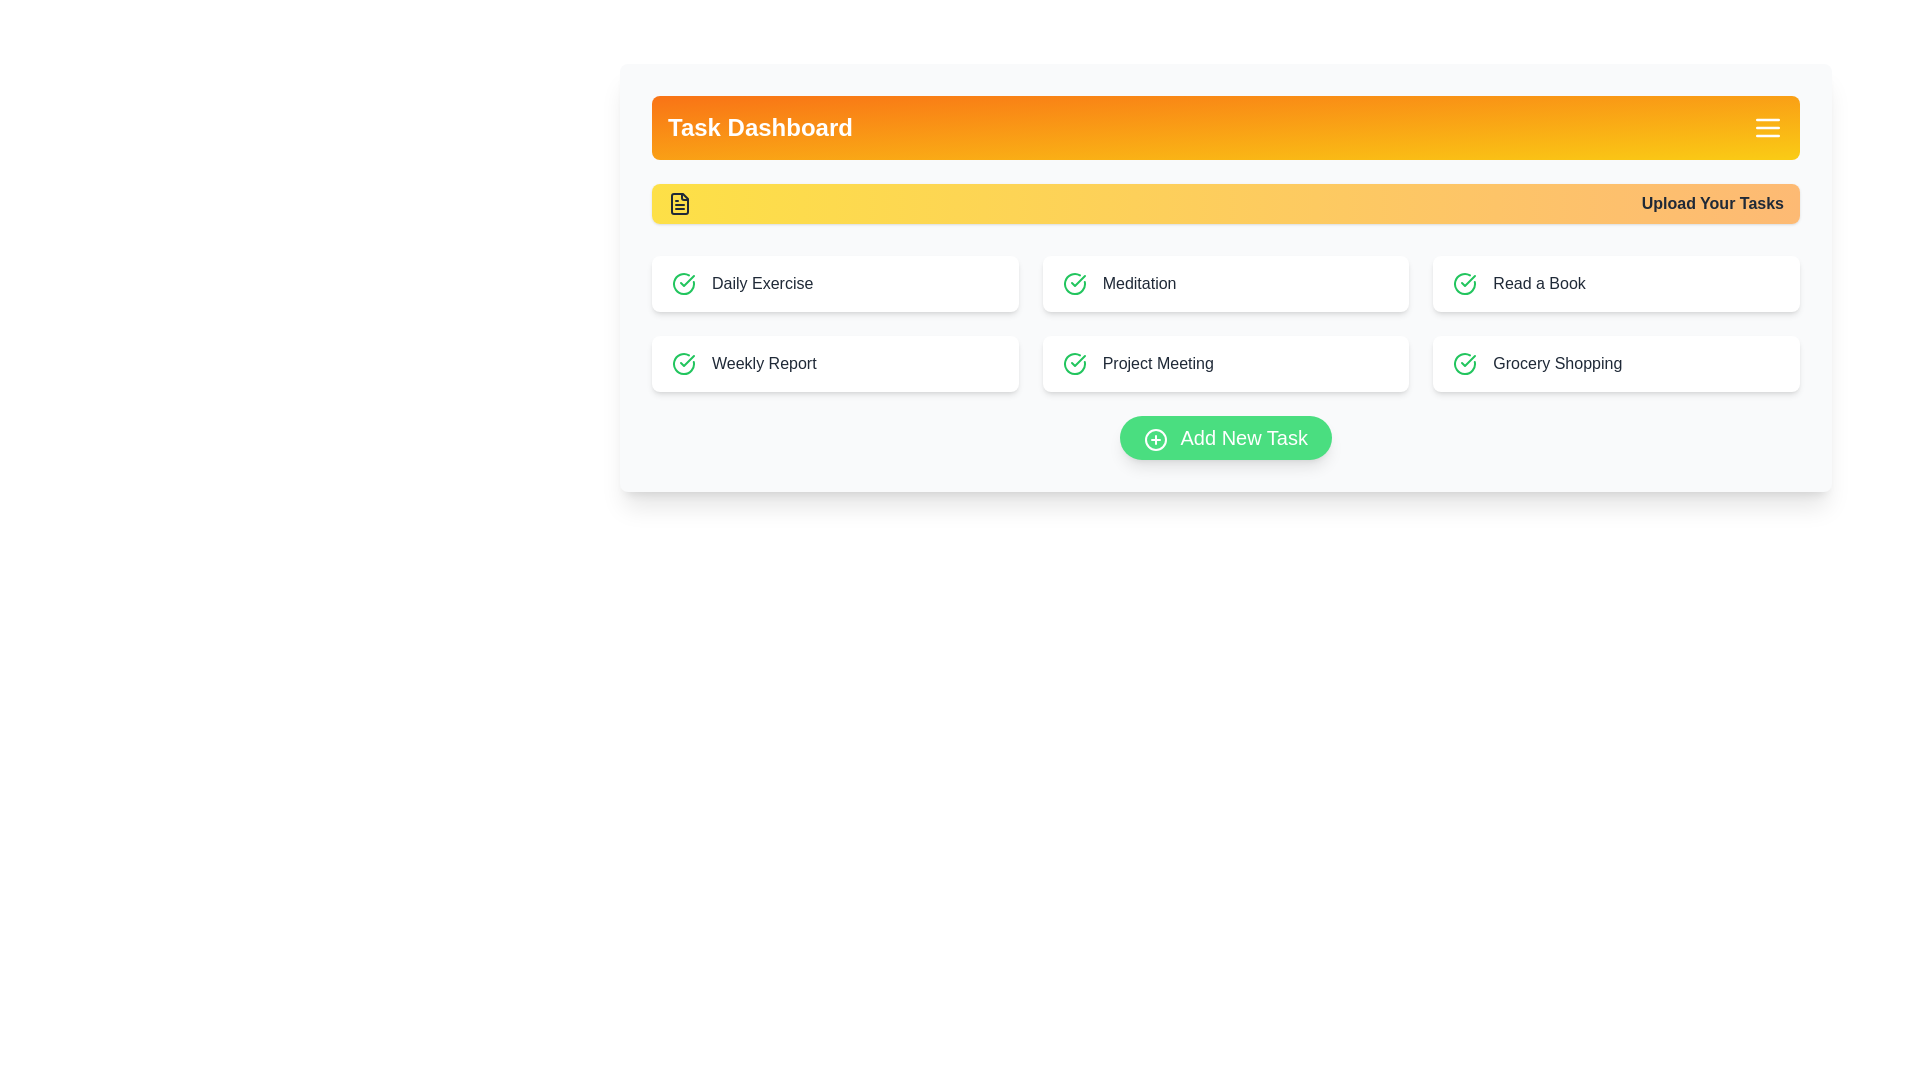  What do you see at coordinates (1617, 363) in the screenshot?
I see `the task 'Grocery Shopping' from the task list` at bounding box center [1617, 363].